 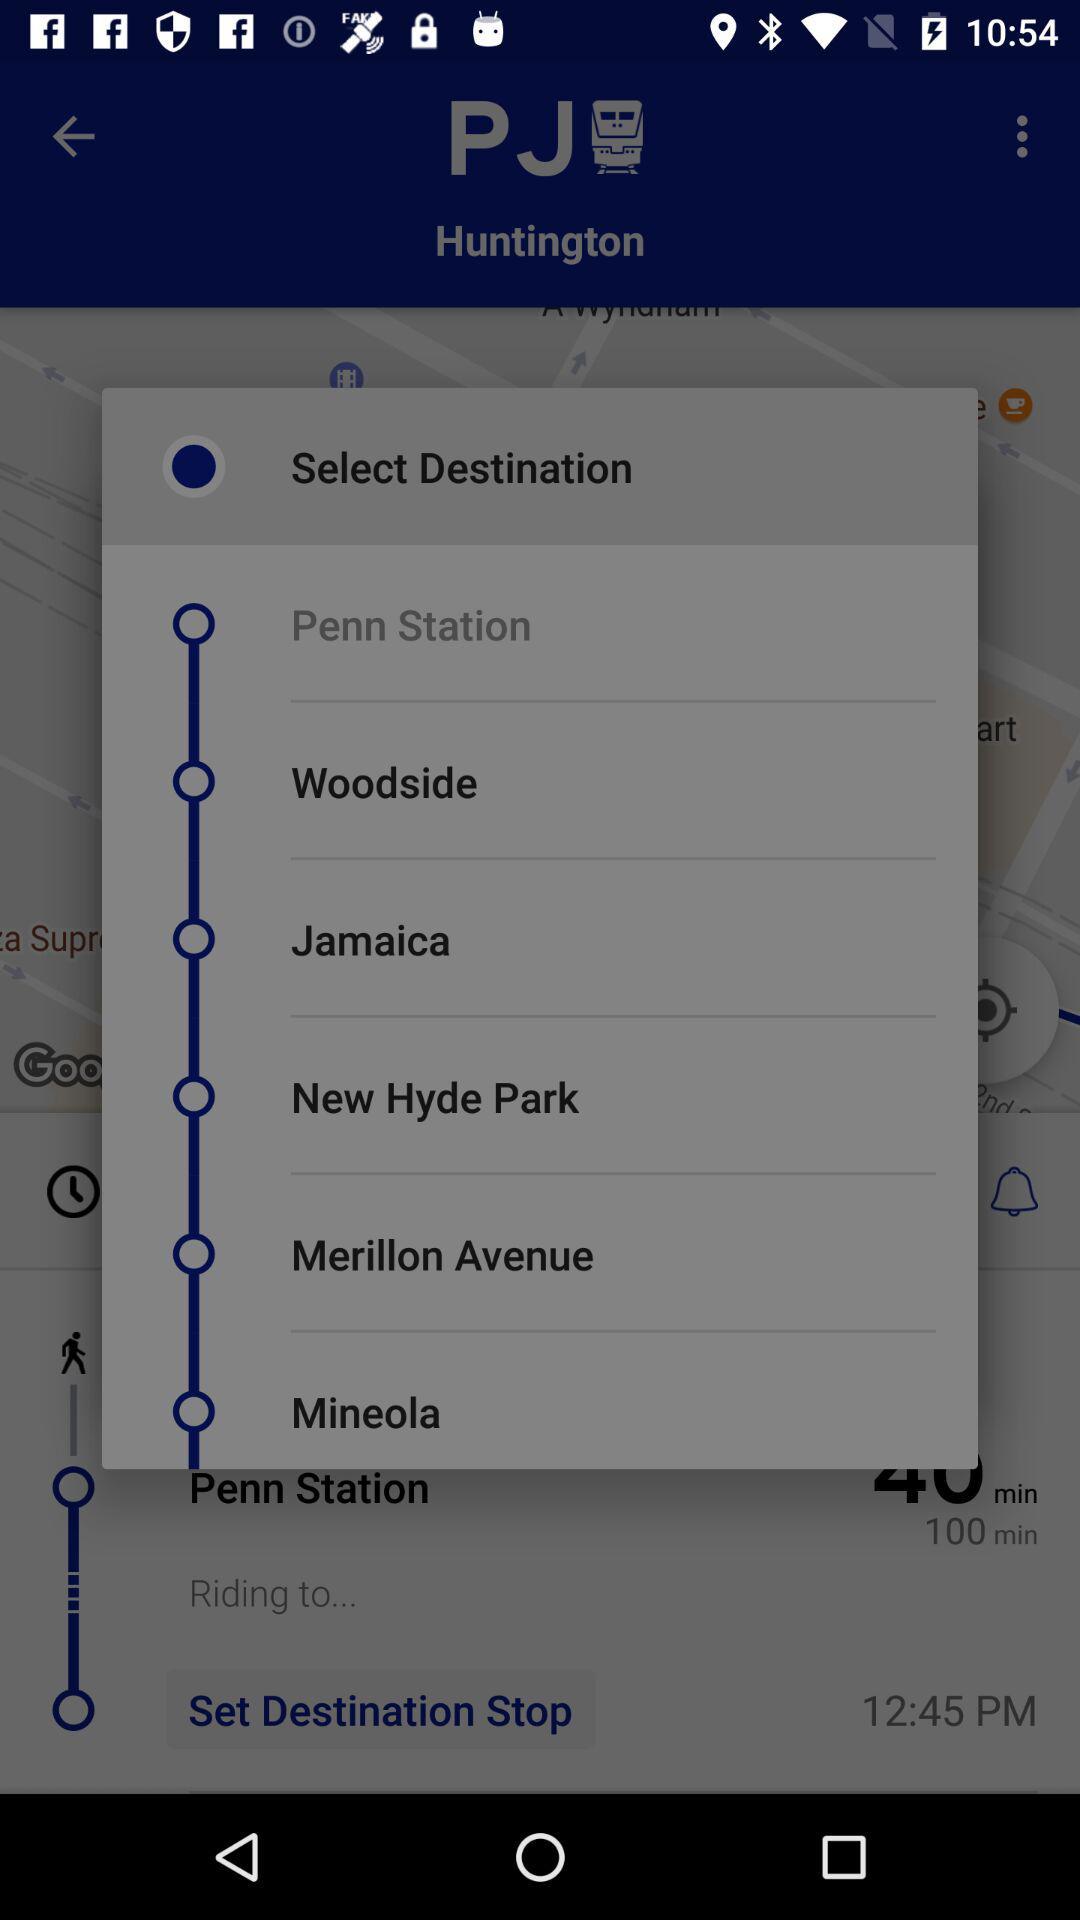 I want to click on the item below the select destination icon, so click(x=410, y=623).